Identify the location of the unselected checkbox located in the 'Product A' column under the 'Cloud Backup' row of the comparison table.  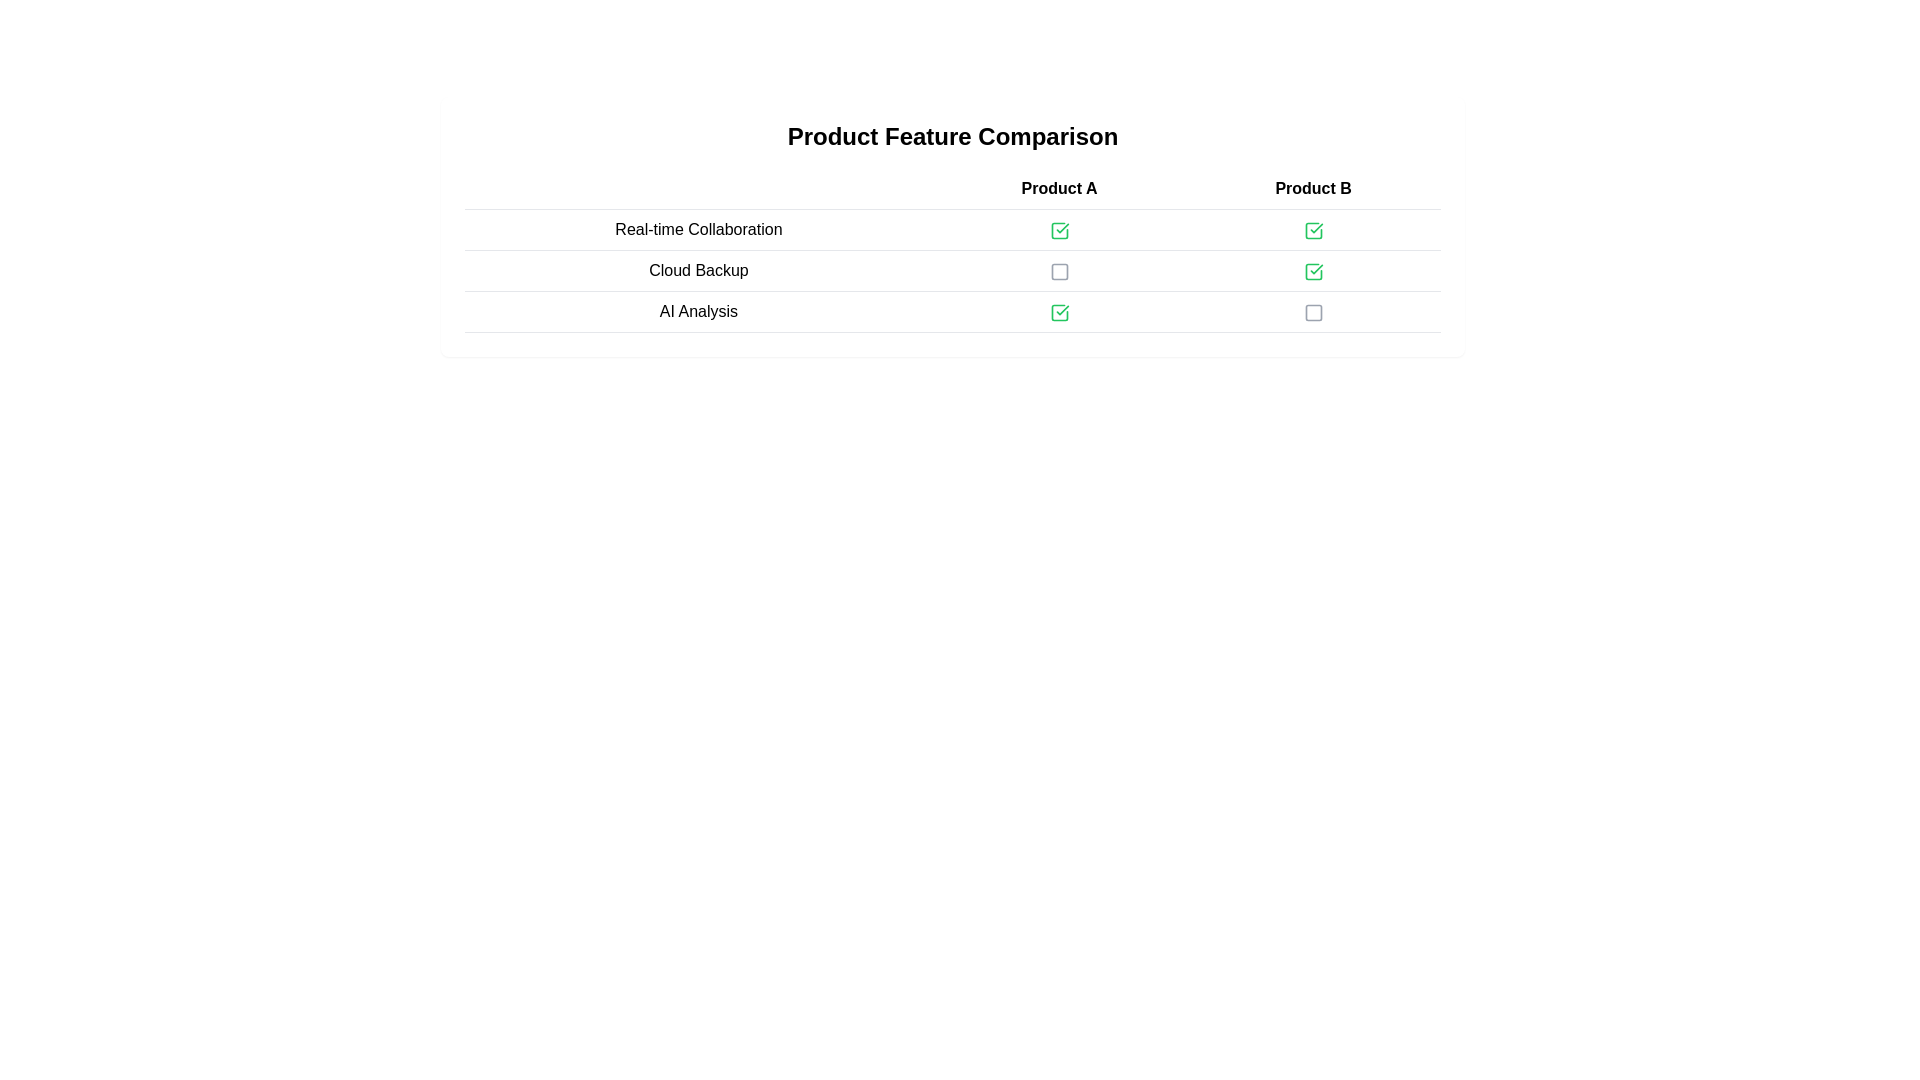
(1058, 270).